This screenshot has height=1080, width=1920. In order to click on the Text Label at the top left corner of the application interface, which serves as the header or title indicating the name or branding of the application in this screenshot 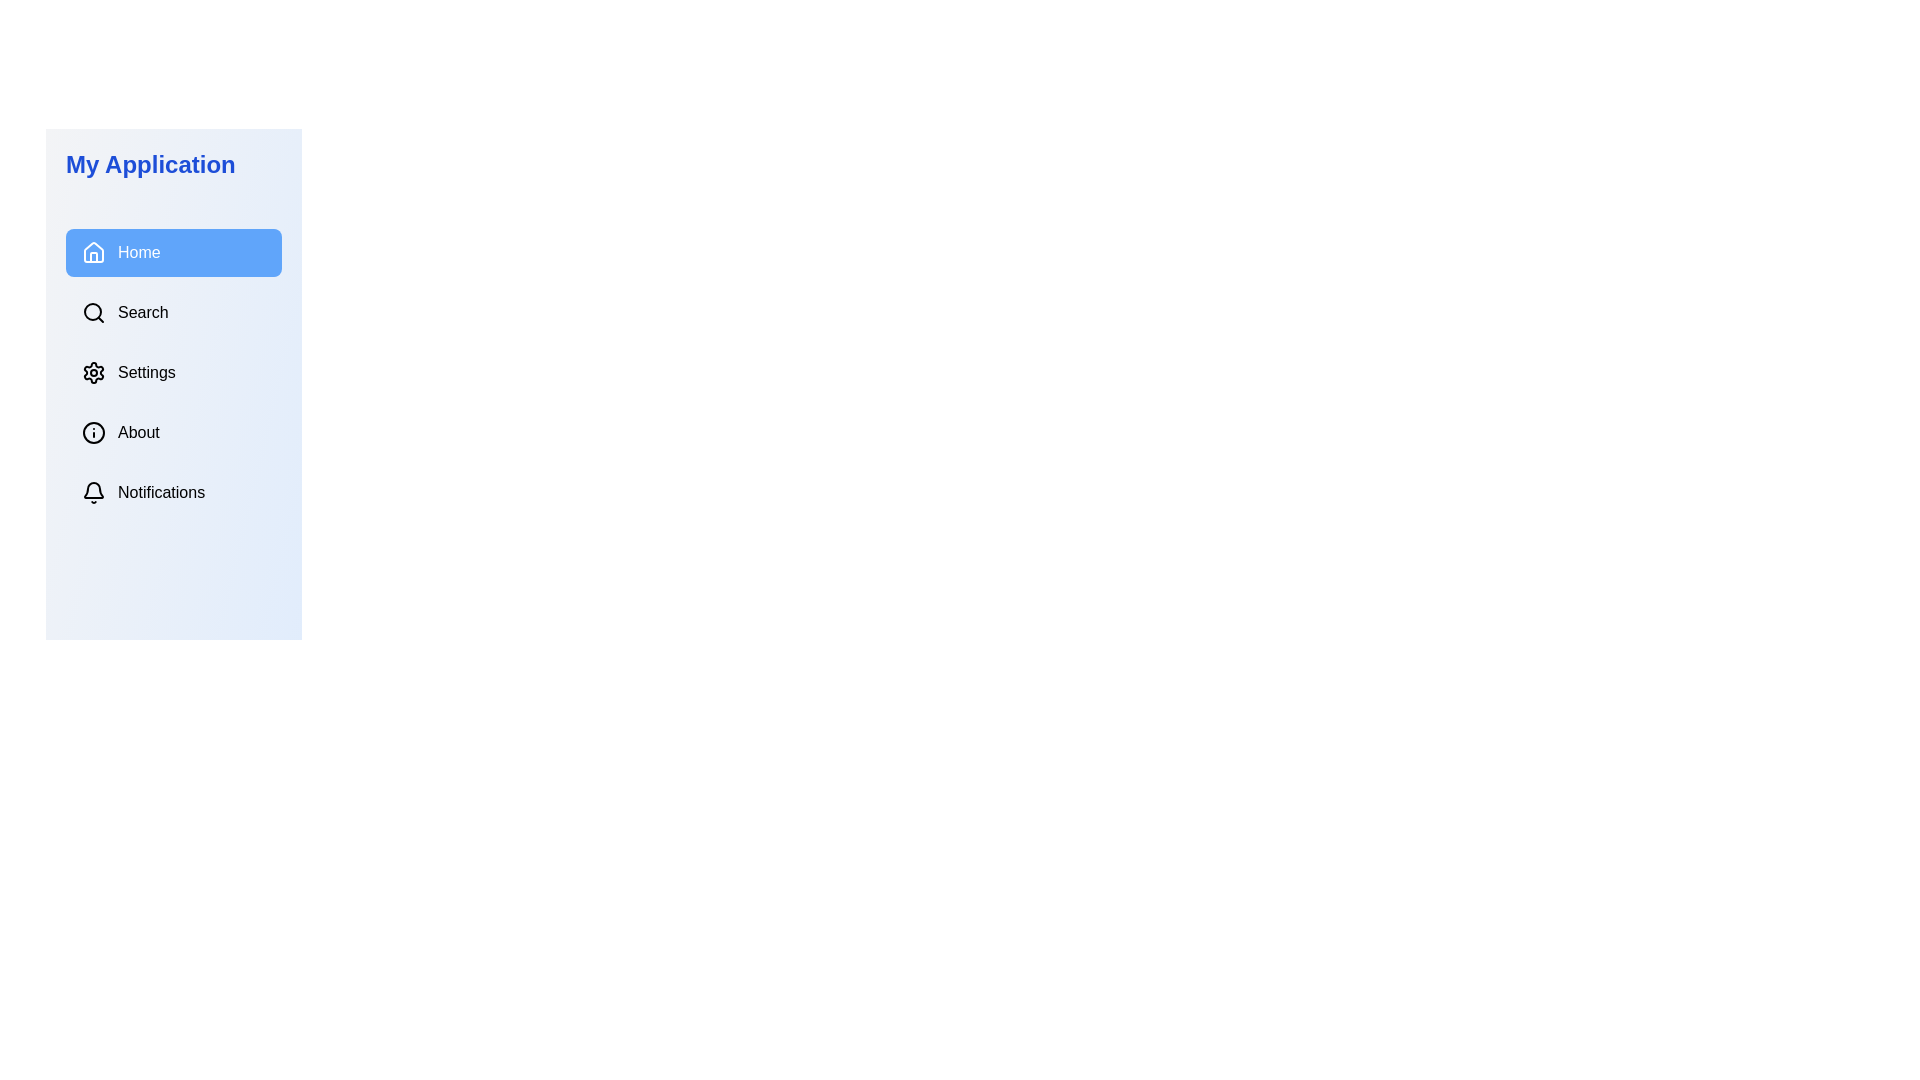, I will do `click(149, 164)`.